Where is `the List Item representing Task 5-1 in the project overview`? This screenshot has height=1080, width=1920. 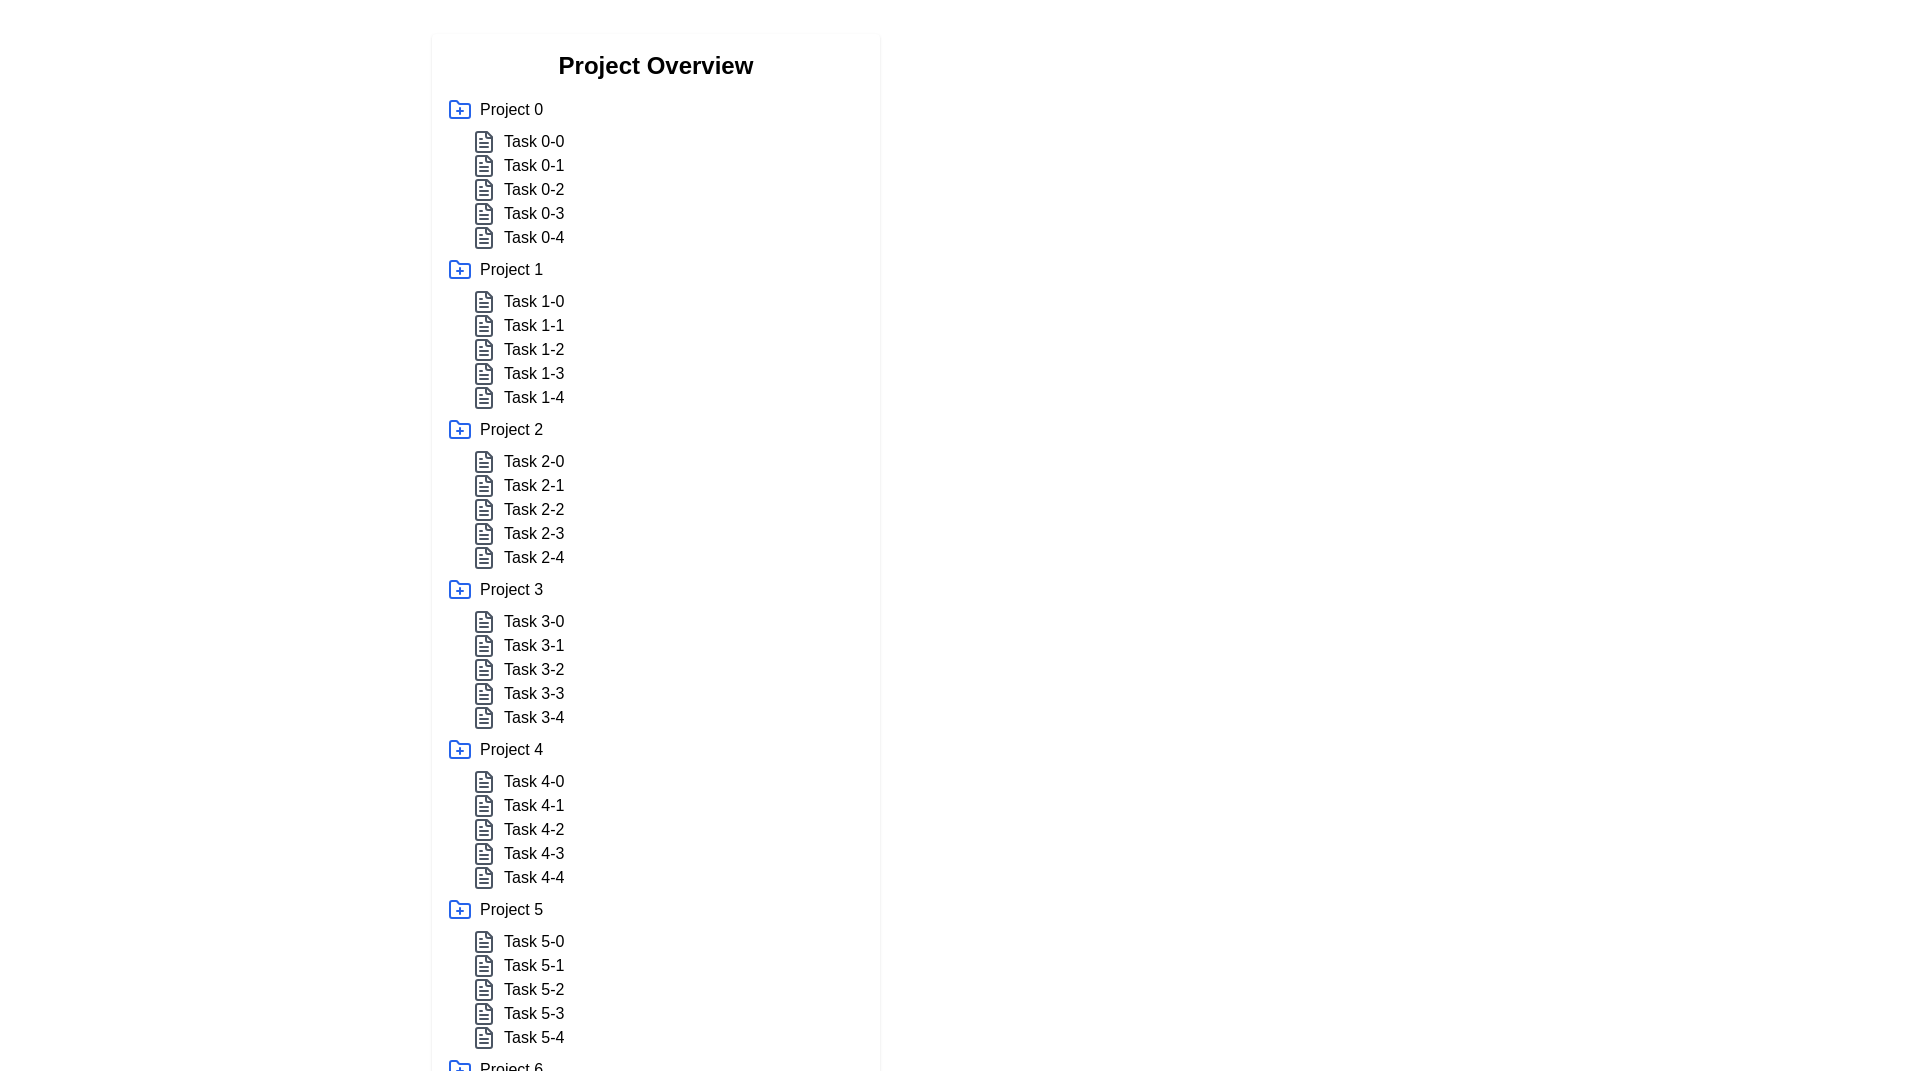 the List Item representing Task 5-1 in the project overview is located at coordinates (667, 964).